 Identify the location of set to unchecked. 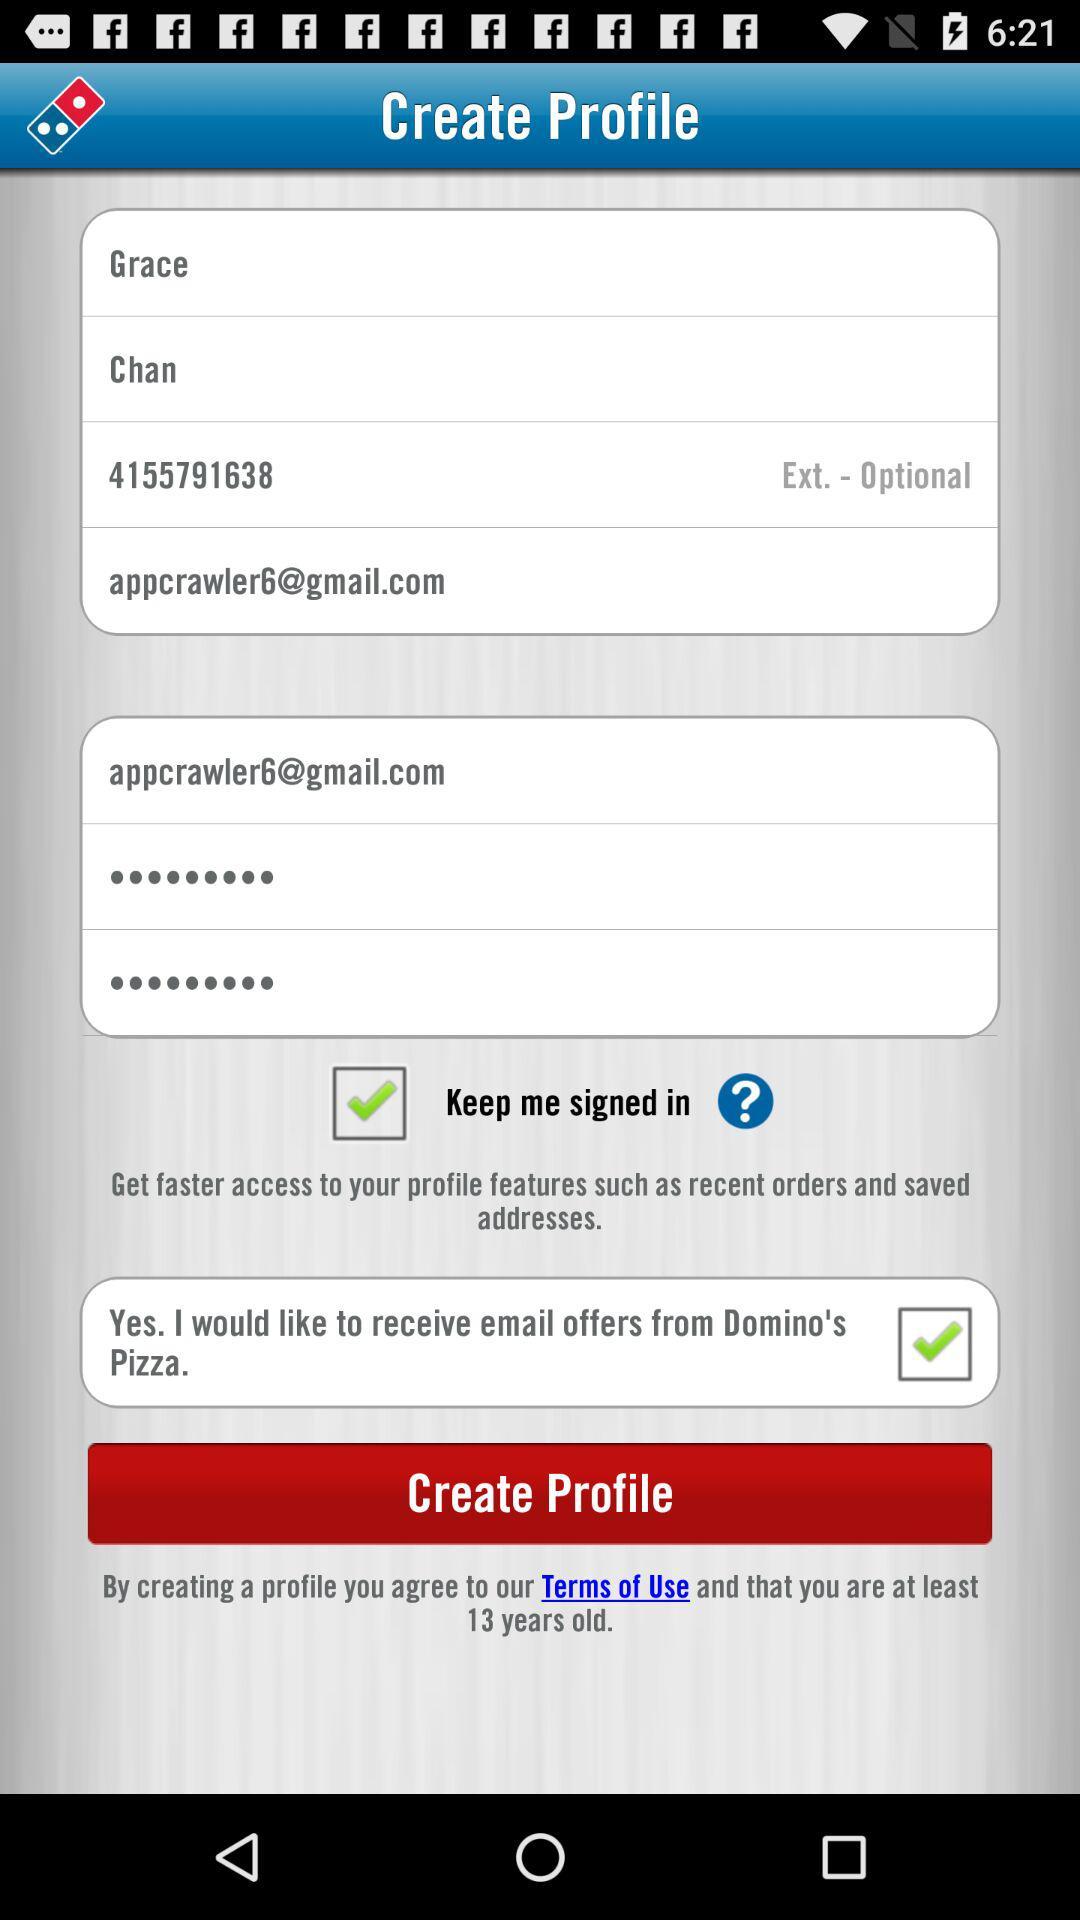
(368, 1100).